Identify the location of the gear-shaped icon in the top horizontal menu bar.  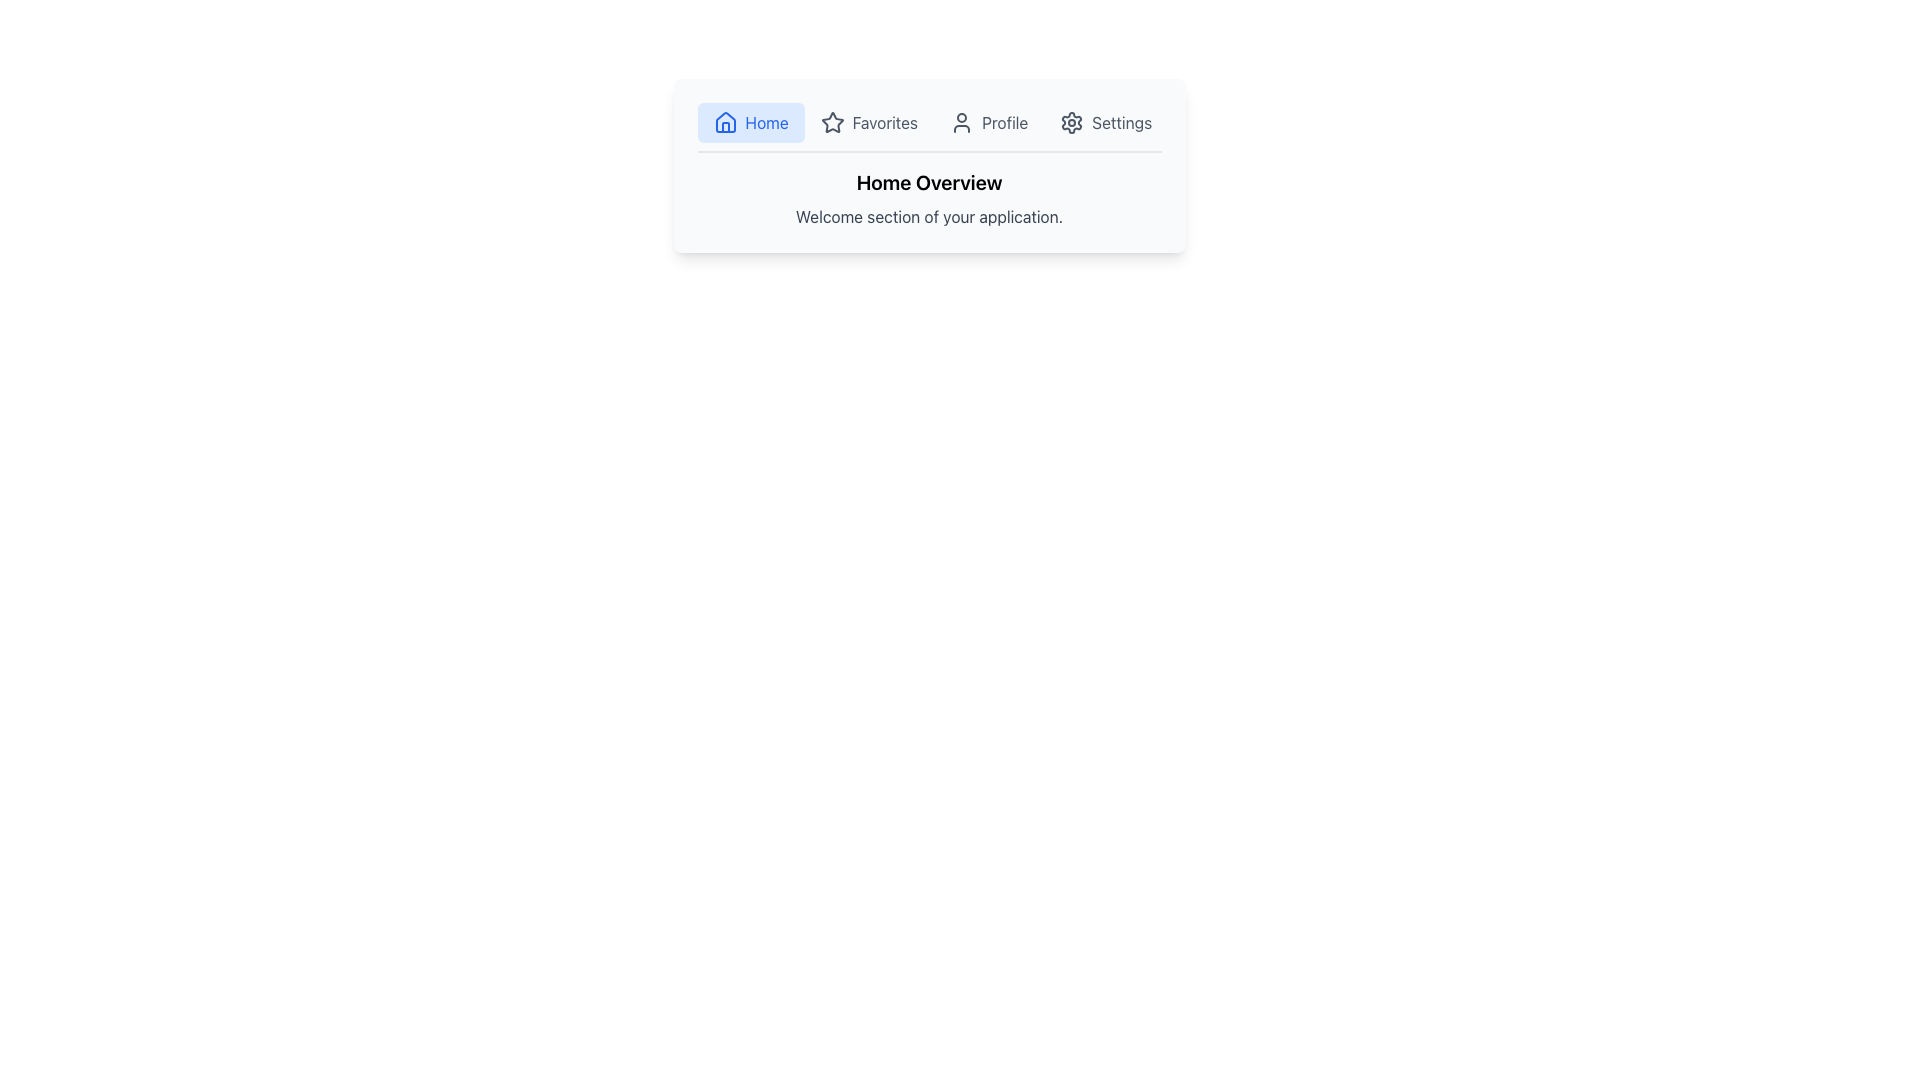
(1071, 123).